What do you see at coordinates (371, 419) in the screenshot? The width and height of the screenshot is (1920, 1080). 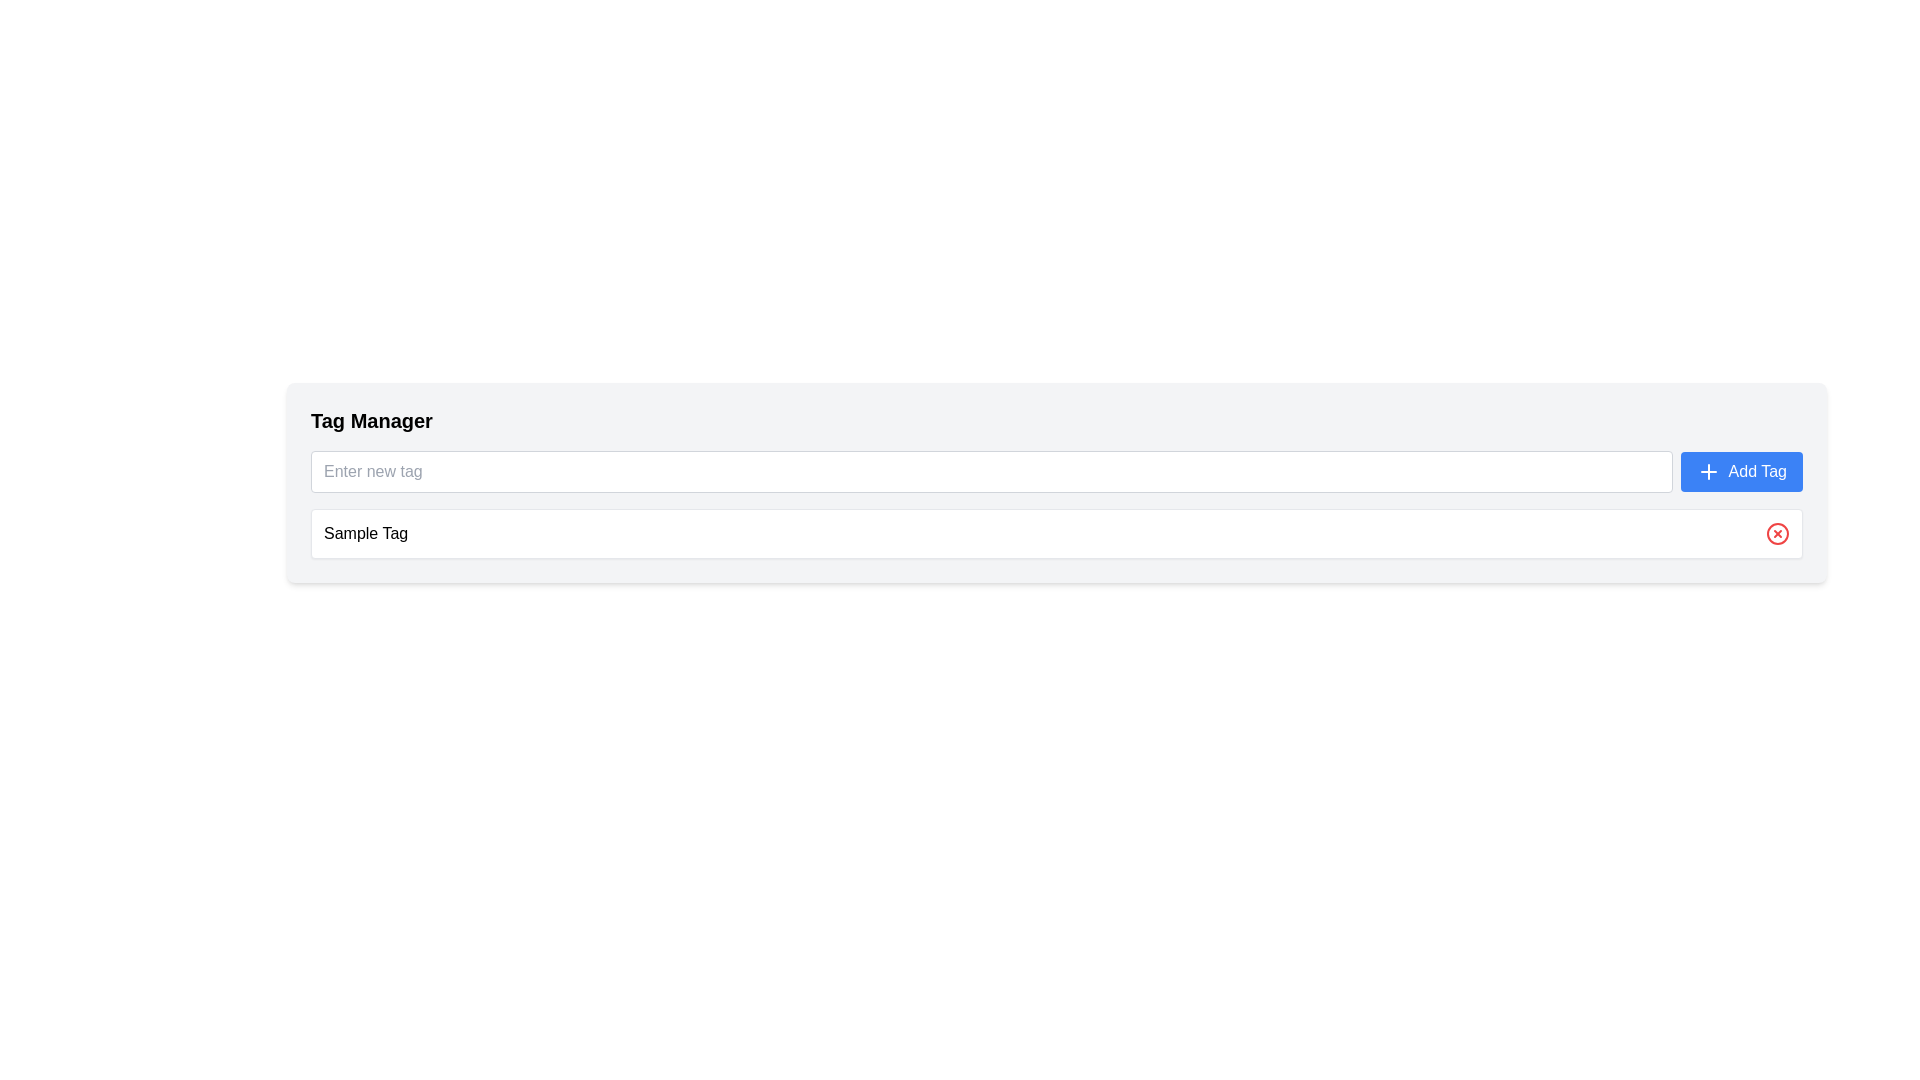 I see `the 'Tag Manager' heading located in the top-left corner of the light-gray section, which is rendered in a bold font style` at bounding box center [371, 419].